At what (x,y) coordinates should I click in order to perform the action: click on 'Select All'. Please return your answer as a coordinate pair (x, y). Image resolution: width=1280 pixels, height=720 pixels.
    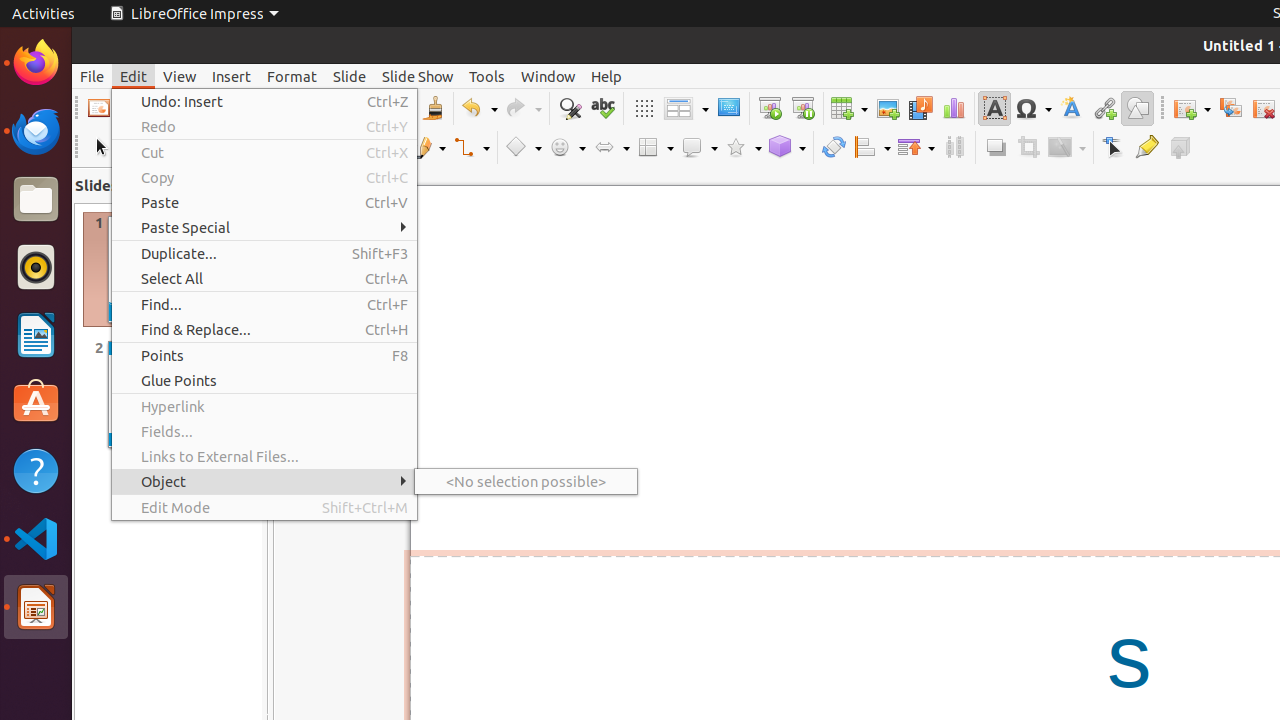
    Looking at the image, I should click on (263, 278).